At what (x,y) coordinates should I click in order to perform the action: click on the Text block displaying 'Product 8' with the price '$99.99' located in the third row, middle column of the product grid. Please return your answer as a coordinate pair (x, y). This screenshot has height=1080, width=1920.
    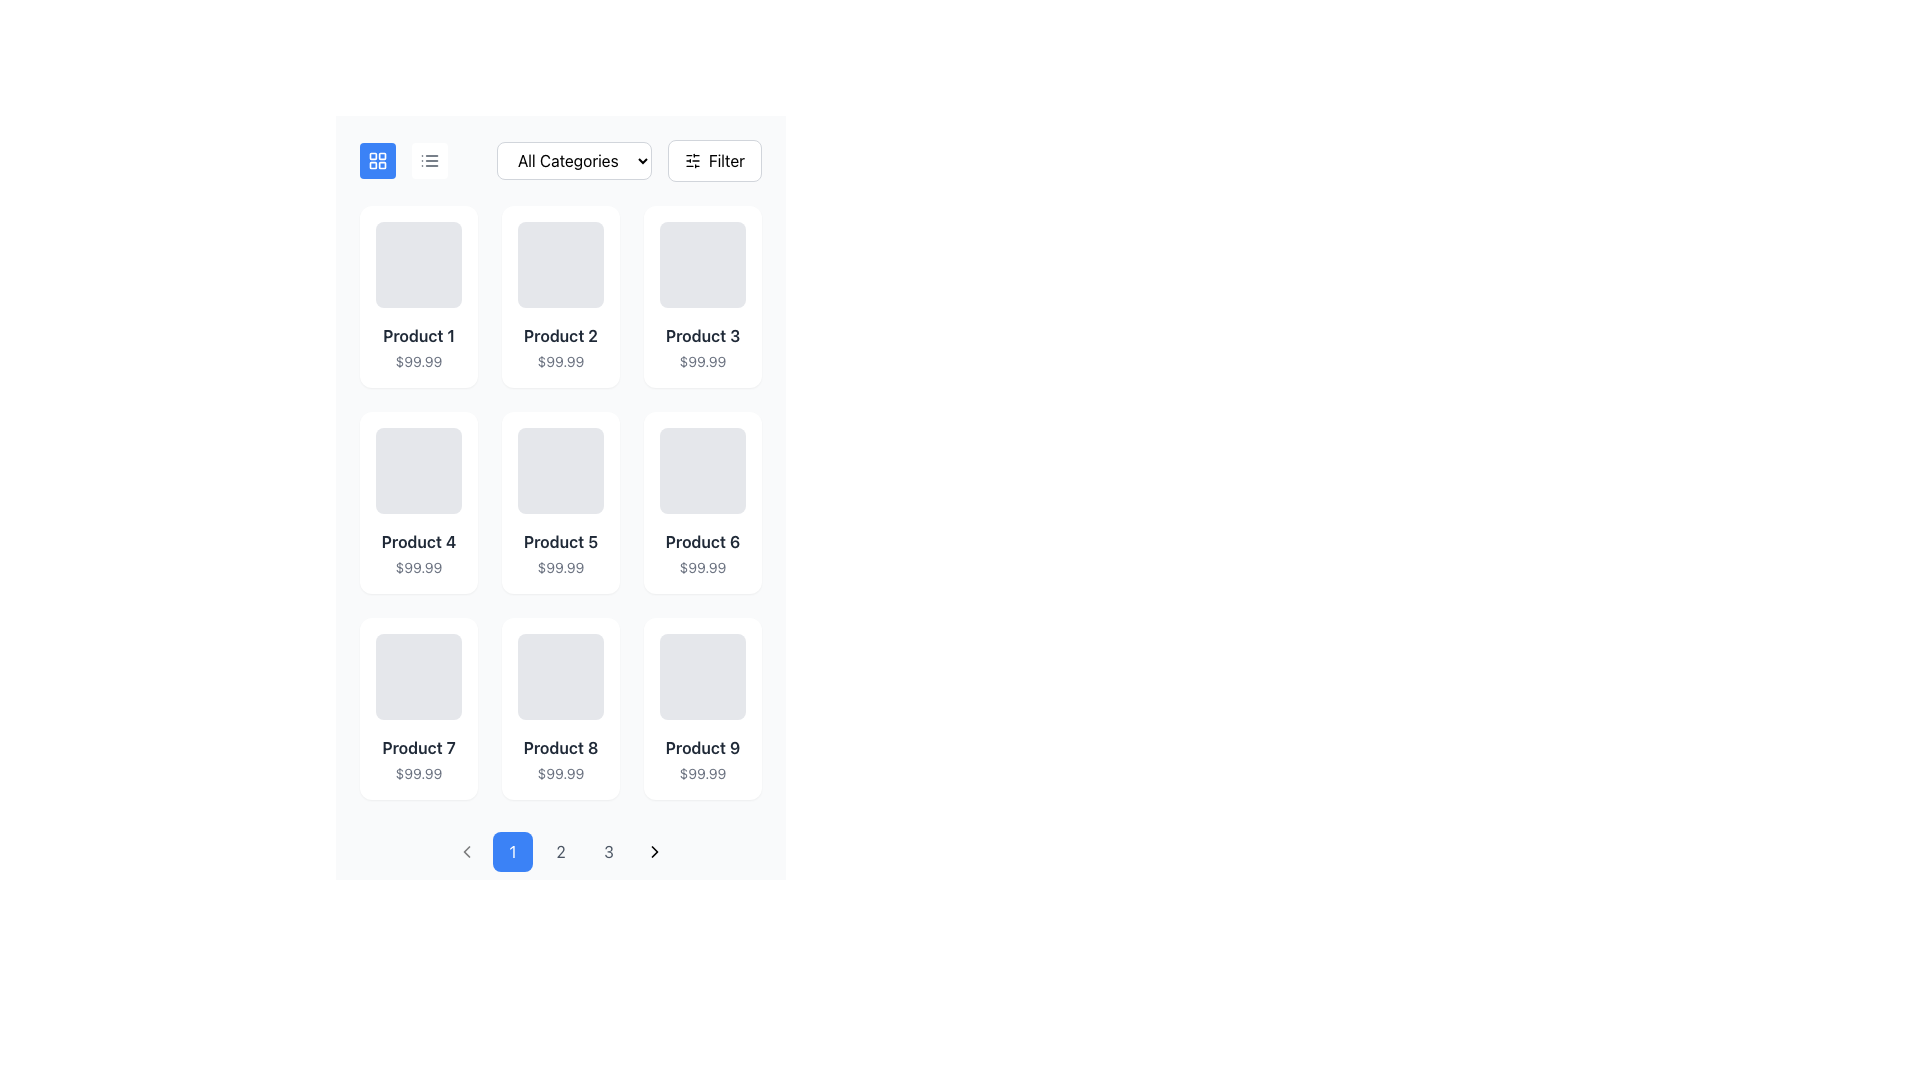
    Looking at the image, I should click on (560, 759).